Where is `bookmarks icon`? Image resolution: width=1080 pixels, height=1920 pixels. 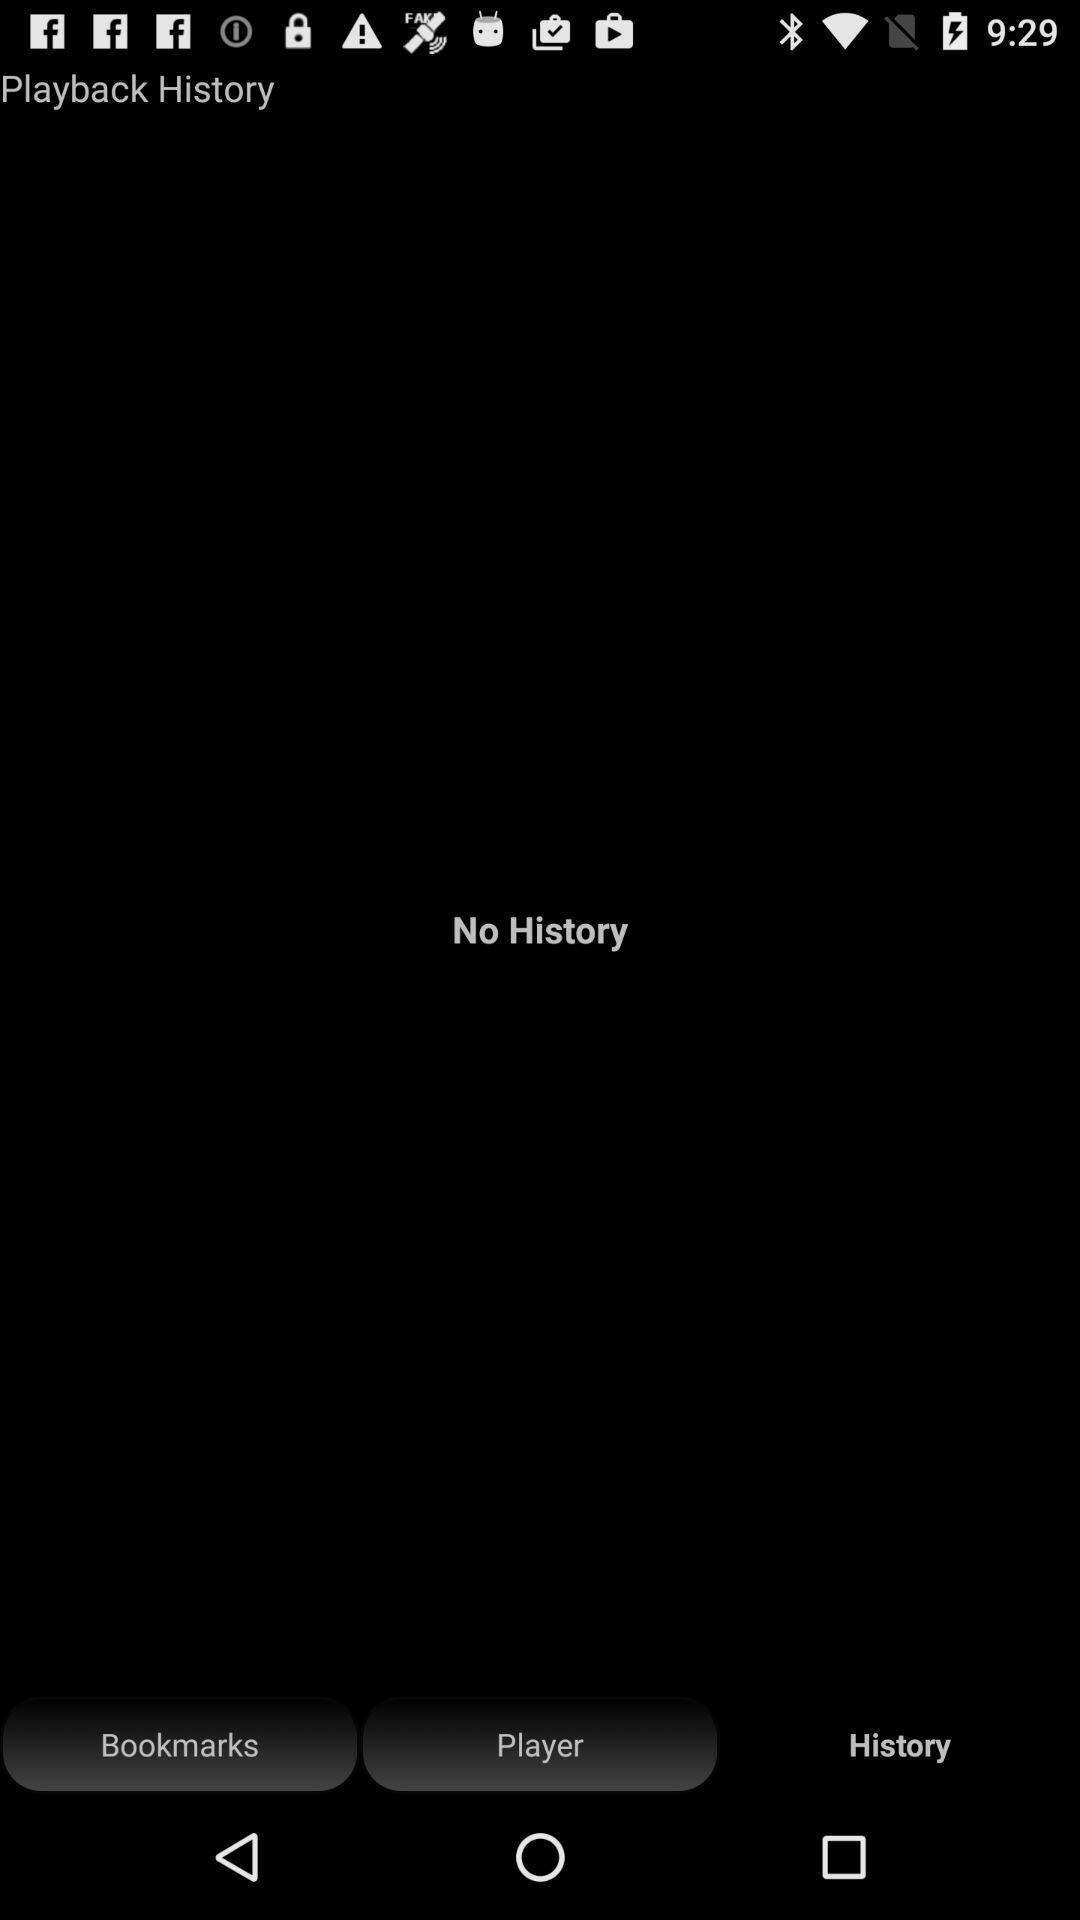
bookmarks icon is located at coordinates (180, 1744).